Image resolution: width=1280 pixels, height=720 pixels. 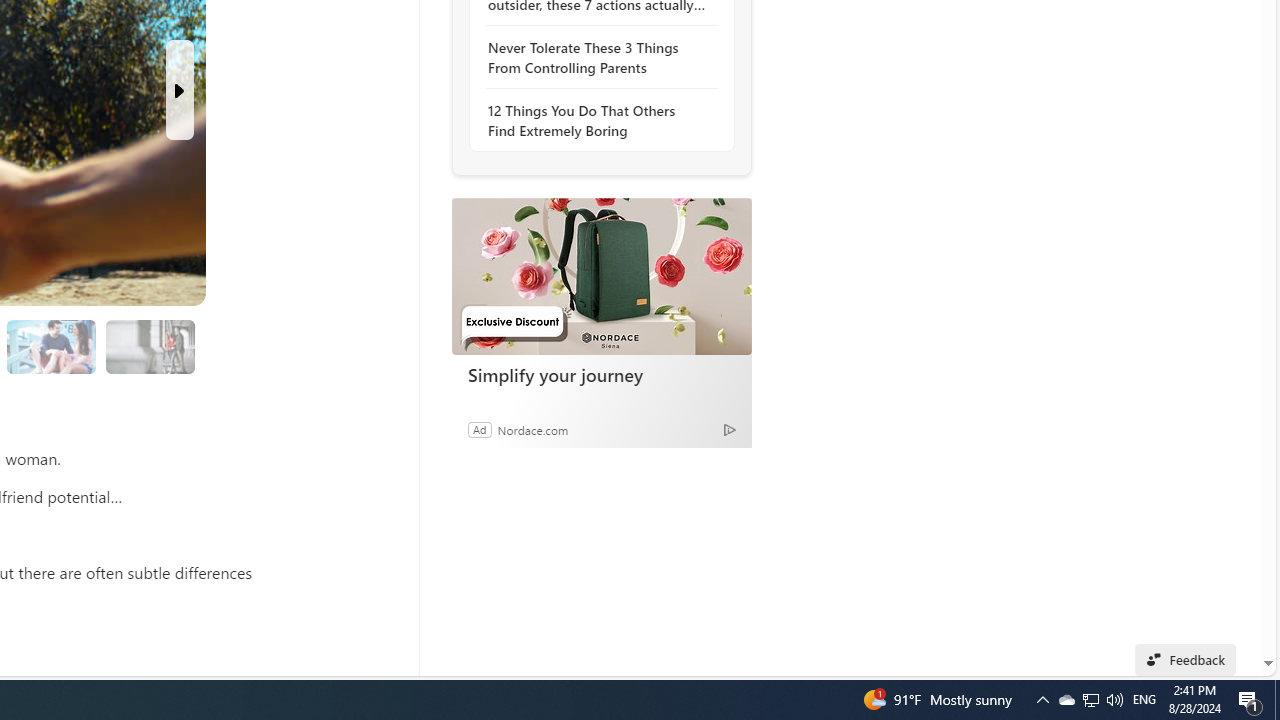 I want to click on 'Class: progress', so click(x=149, y=342).